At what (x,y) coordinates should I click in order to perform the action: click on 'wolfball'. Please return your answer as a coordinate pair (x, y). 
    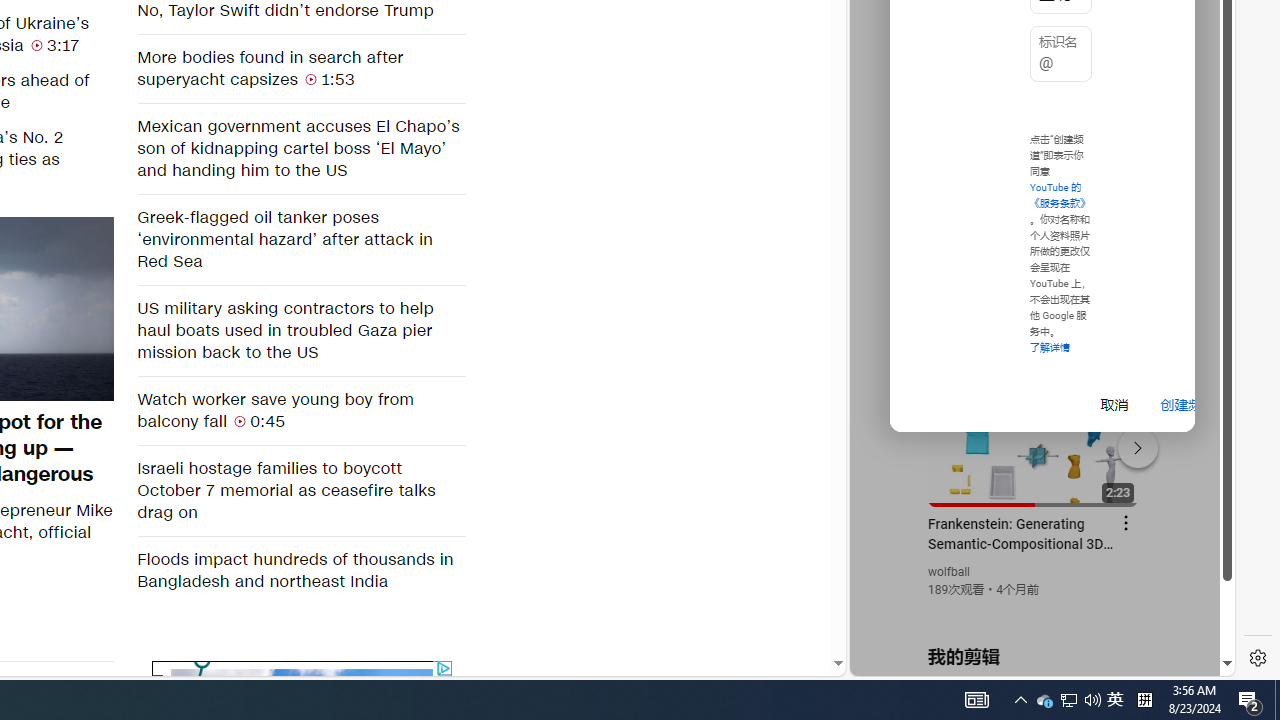
    Looking at the image, I should click on (948, 572).